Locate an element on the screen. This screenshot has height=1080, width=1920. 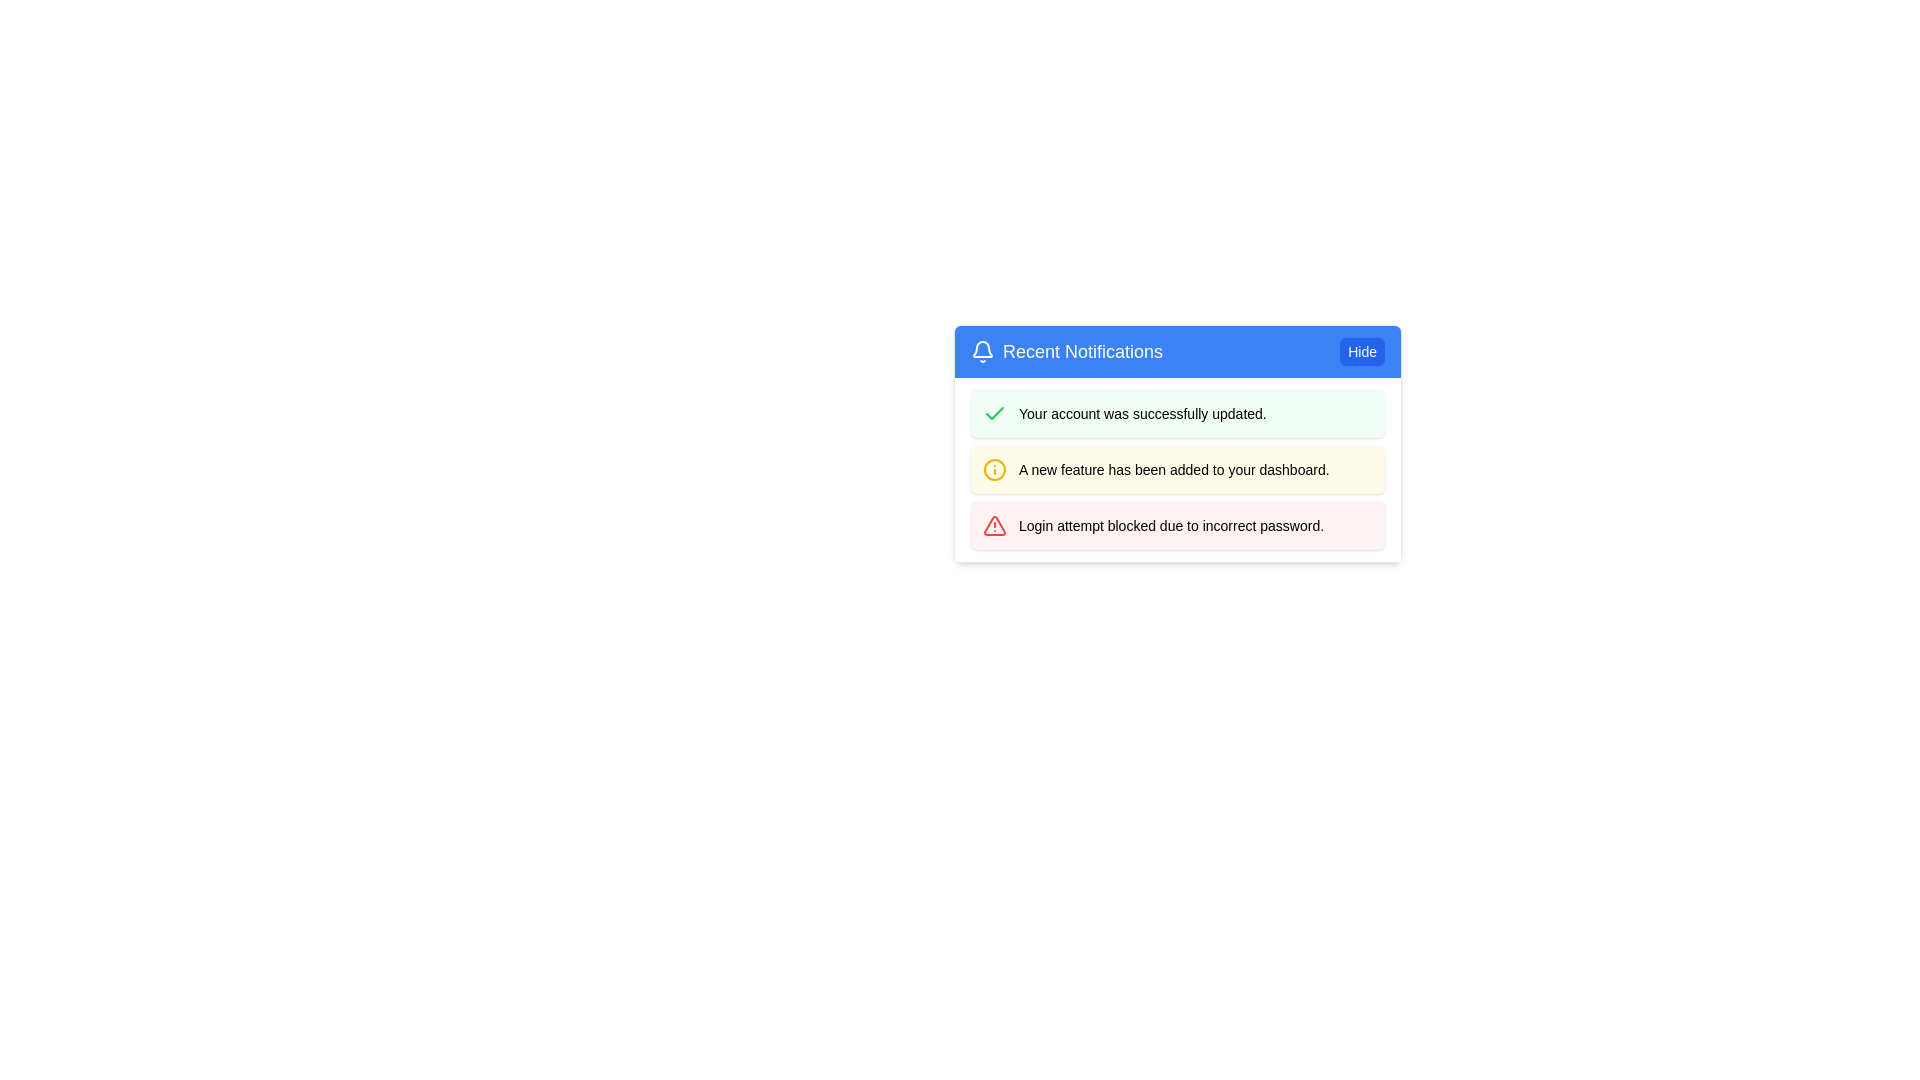
the yellow information marker icon, which is an outlined circle with a downward line segment, located to the left of the notification message 'A new feature has been added to your dashboard.' is located at coordinates (994, 470).